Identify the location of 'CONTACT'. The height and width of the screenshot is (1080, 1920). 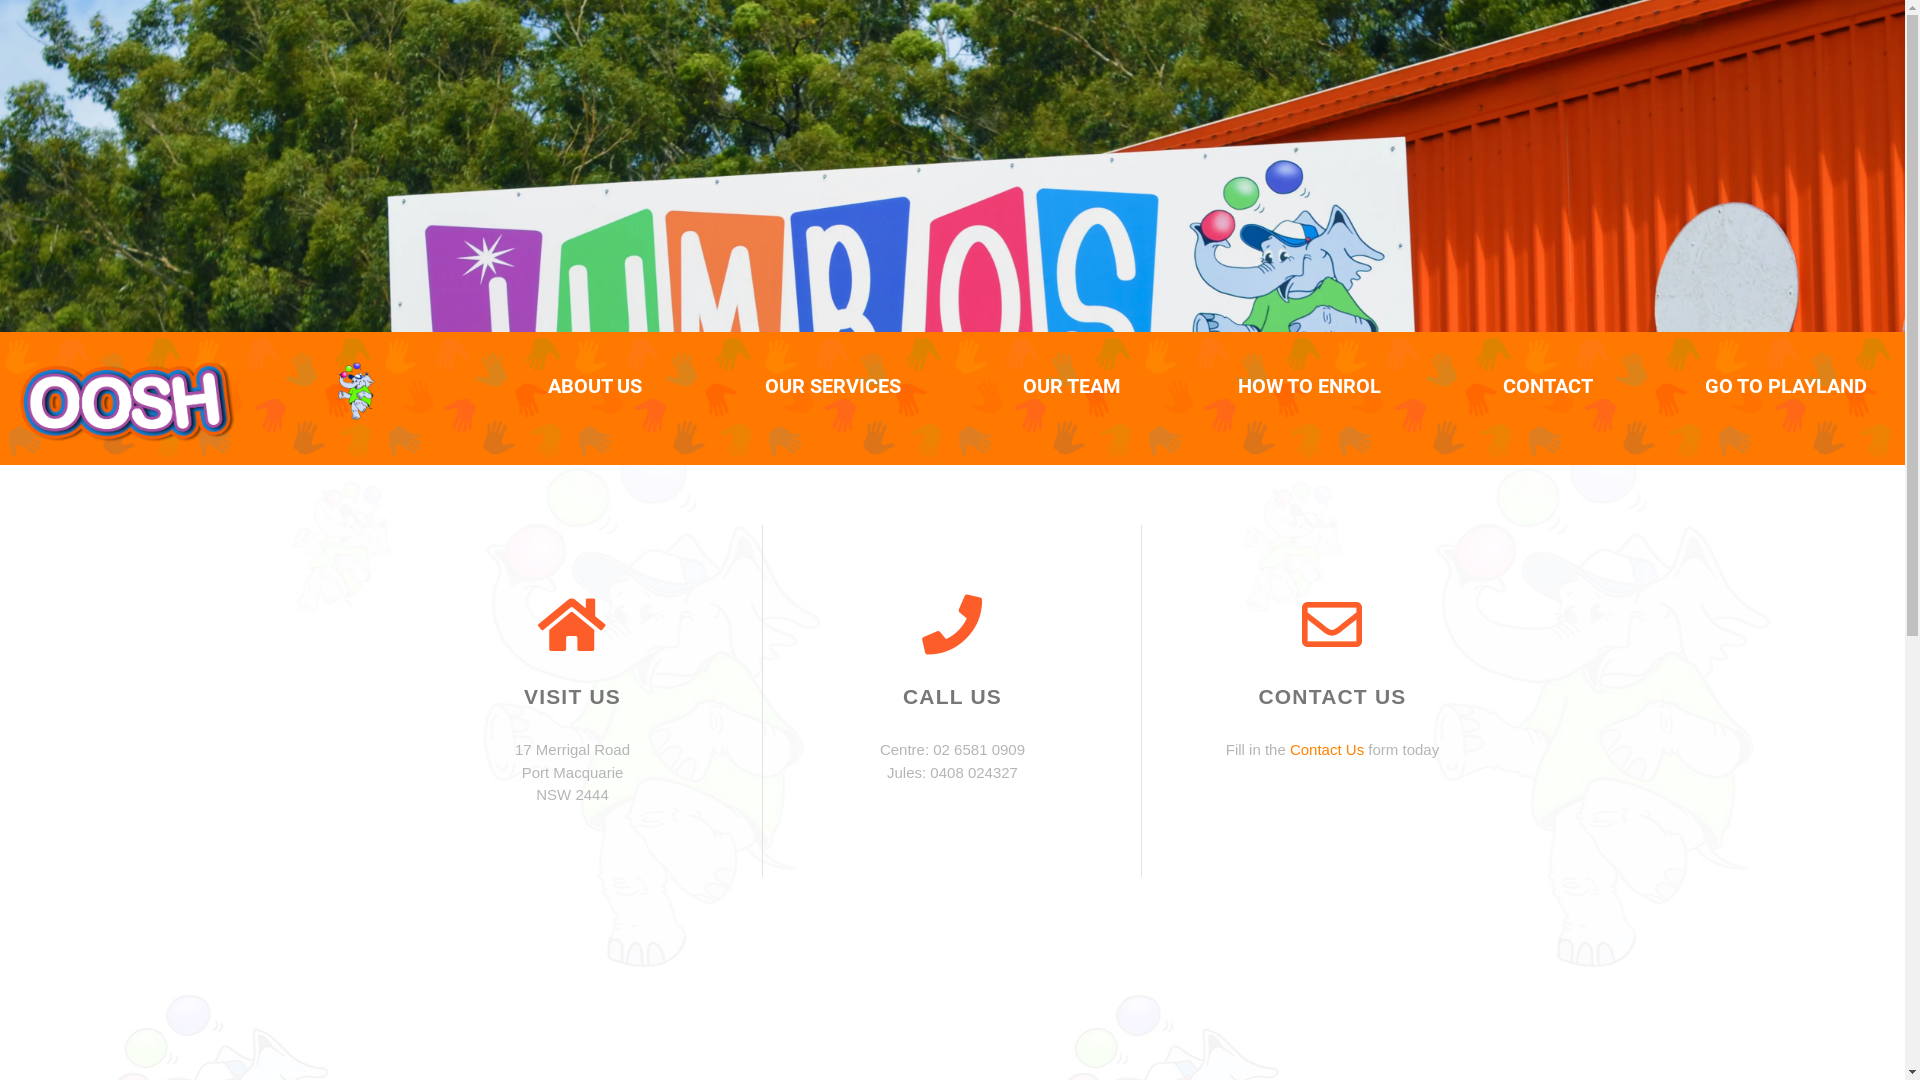
(1547, 385).